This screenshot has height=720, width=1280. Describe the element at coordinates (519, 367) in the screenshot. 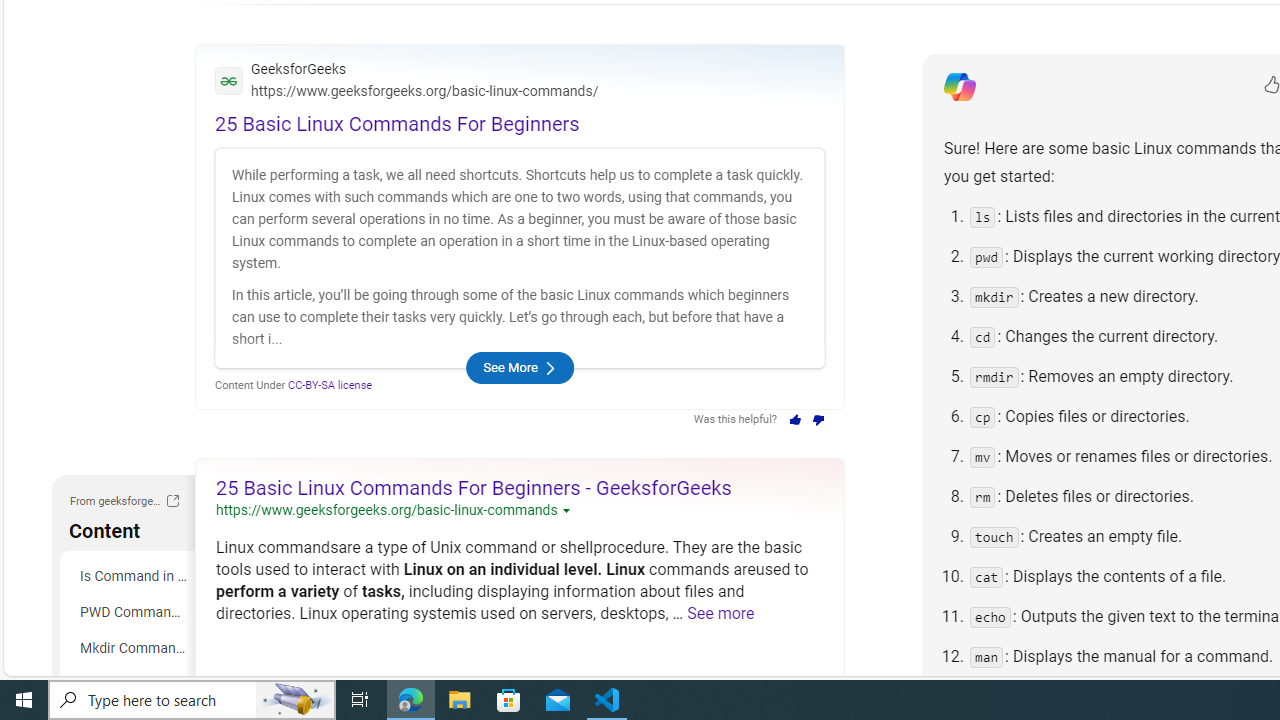

I see `'See More'` at that location.